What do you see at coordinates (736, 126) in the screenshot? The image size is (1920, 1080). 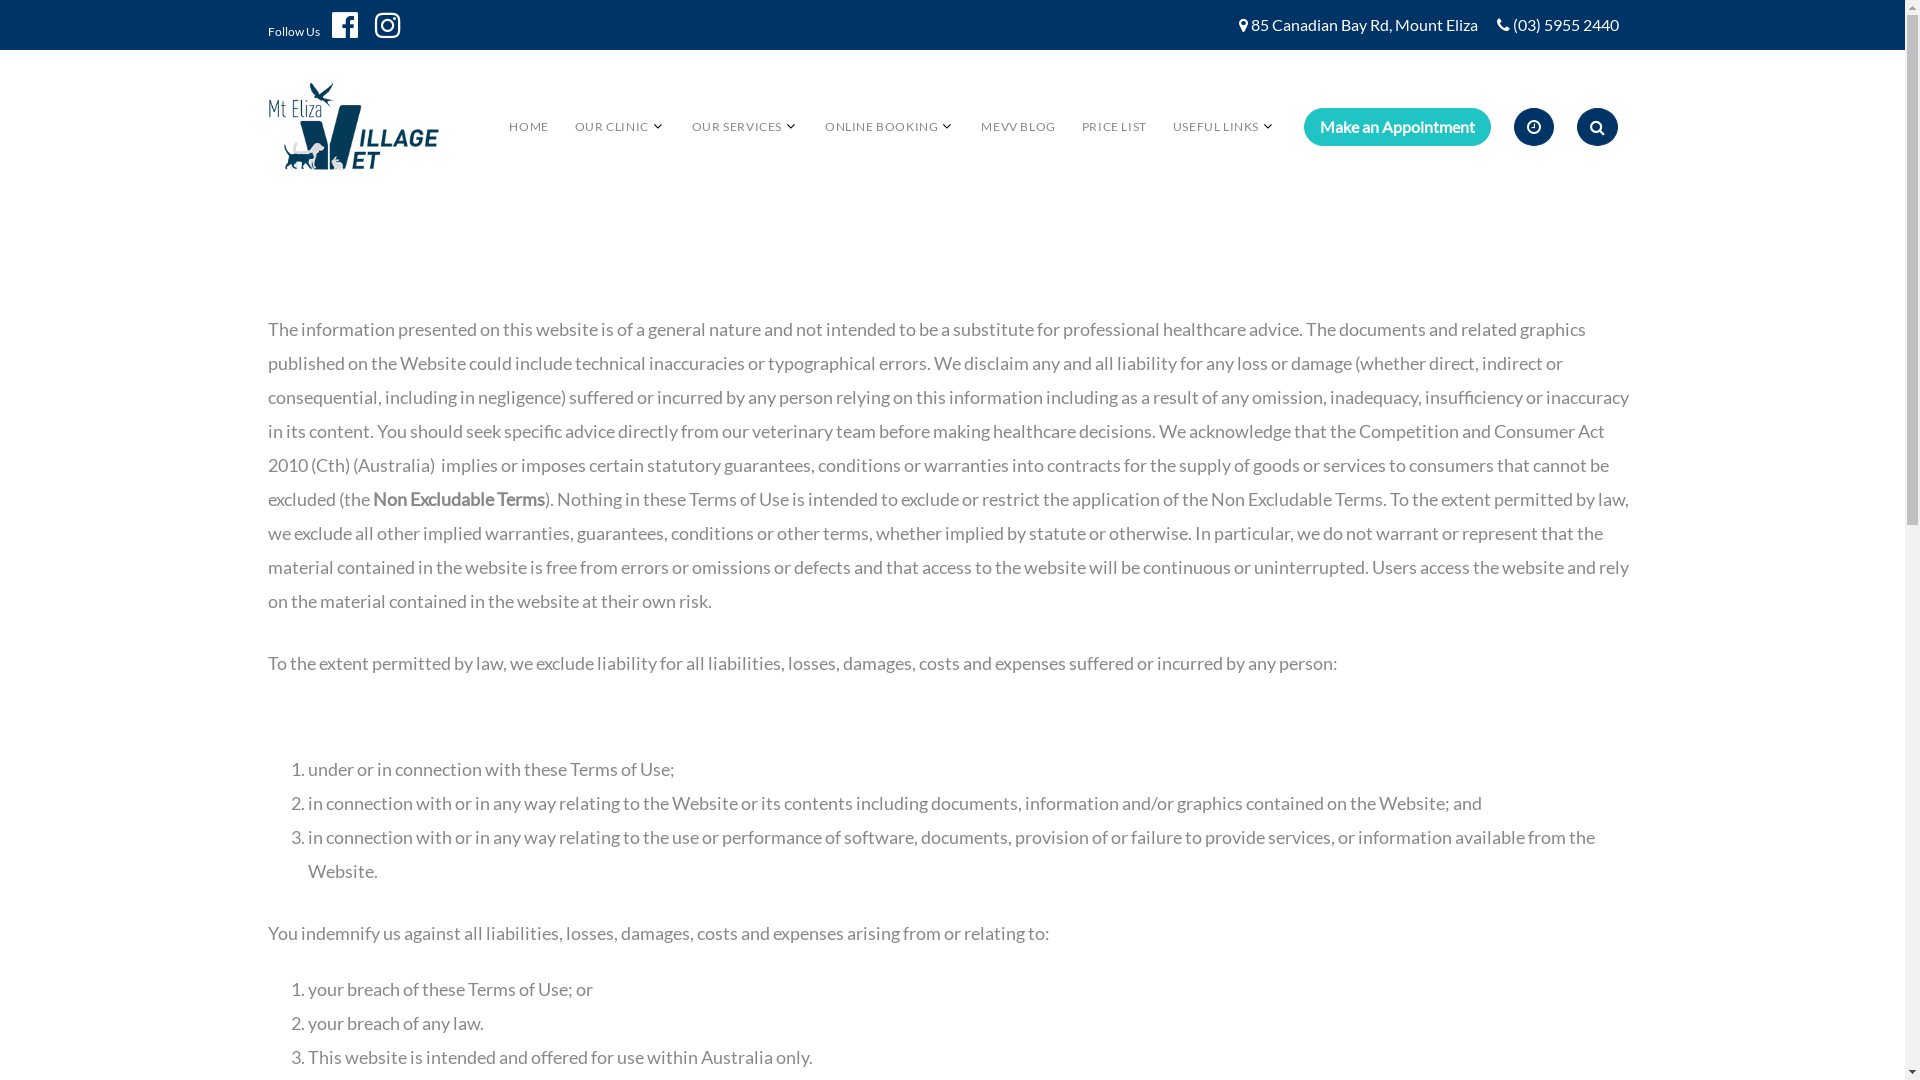 I see `'OUR SERVICES'` at bounding box center [736, 126].